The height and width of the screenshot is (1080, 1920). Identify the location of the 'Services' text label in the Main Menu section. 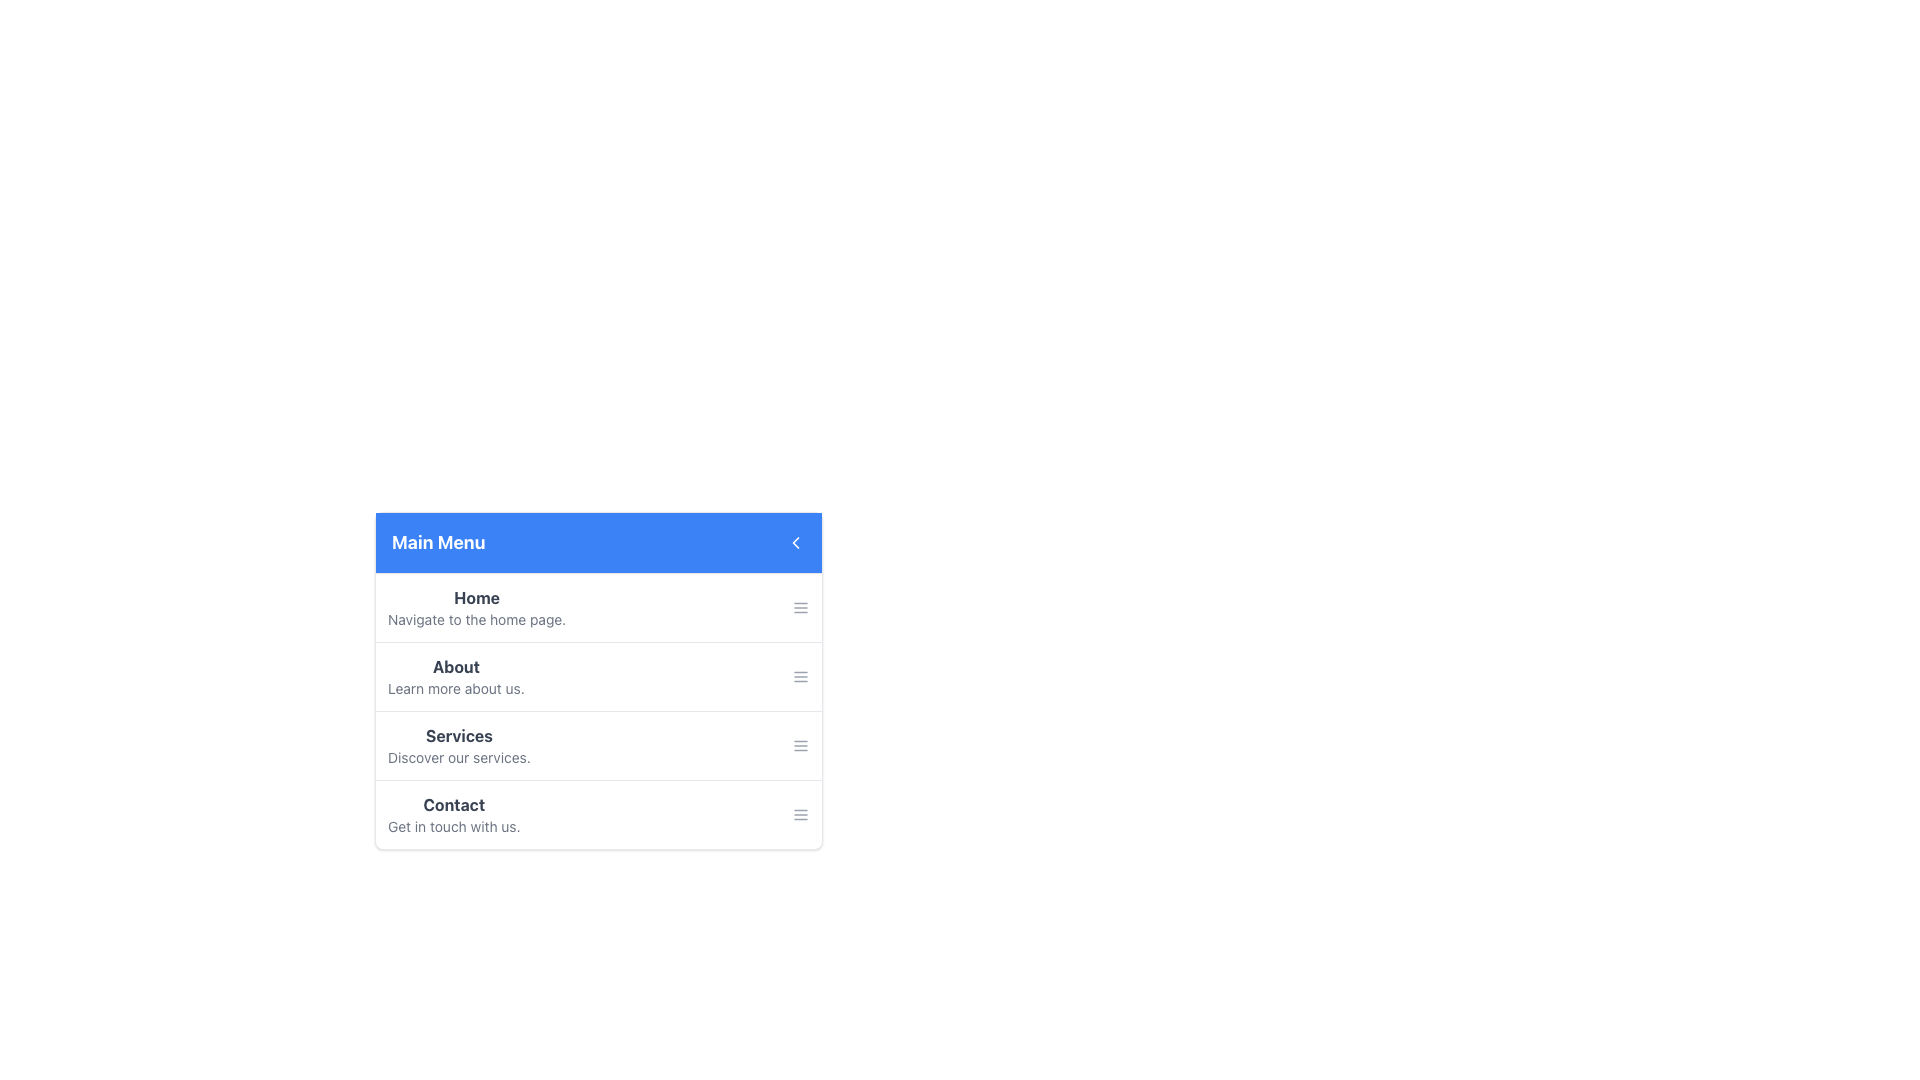
(458, 745).